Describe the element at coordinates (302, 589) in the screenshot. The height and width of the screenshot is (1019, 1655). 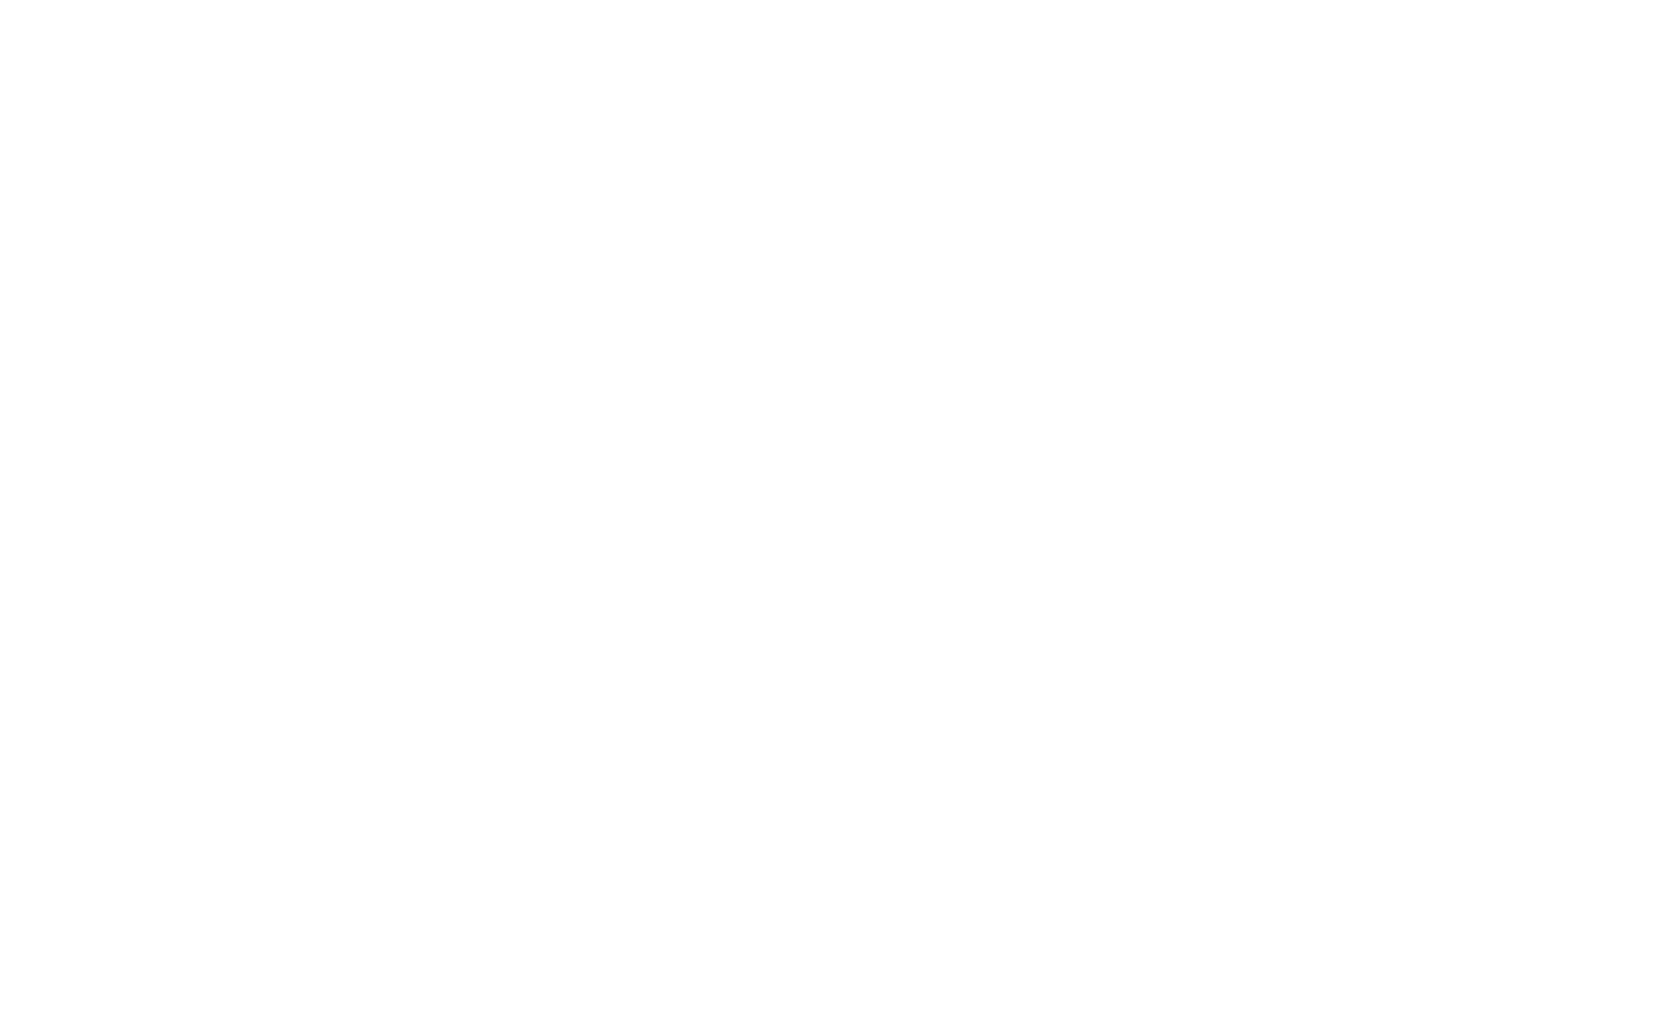
I see `'Newsletter'` at that location.